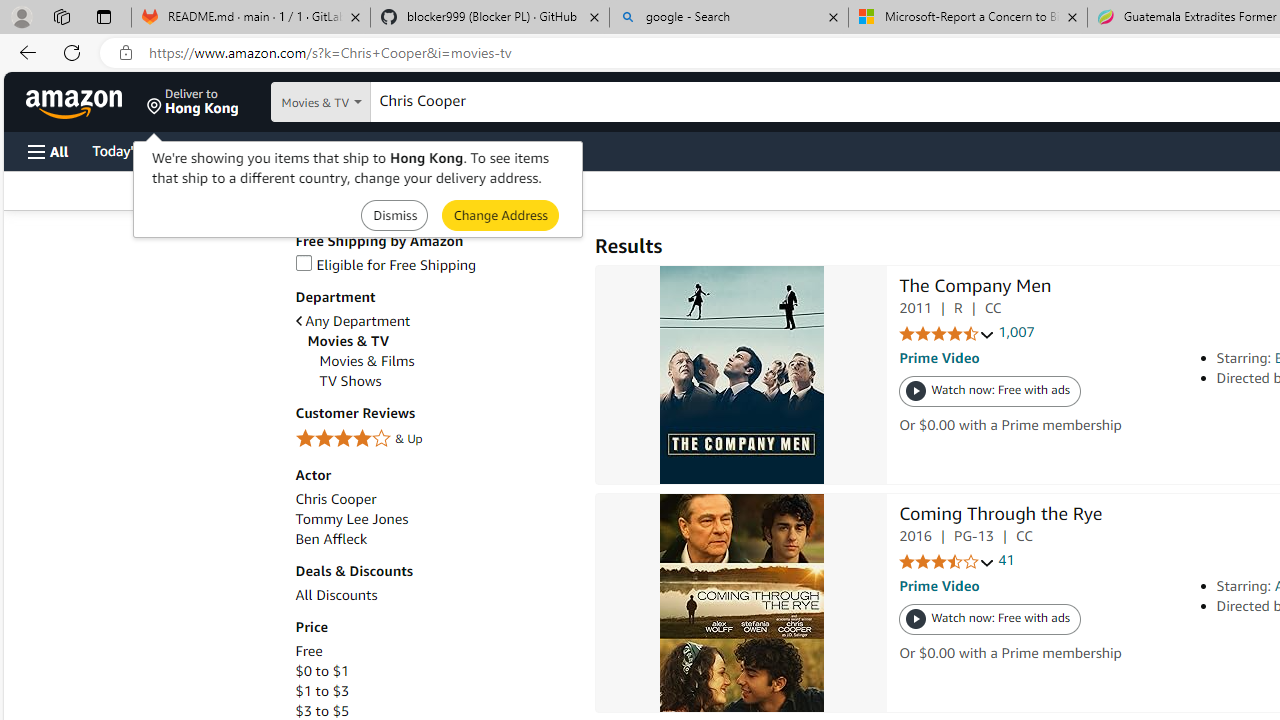 The width and height of the screenshot is (1280, 720). I want to click on 'Ben Affleck', so click(433, 538).